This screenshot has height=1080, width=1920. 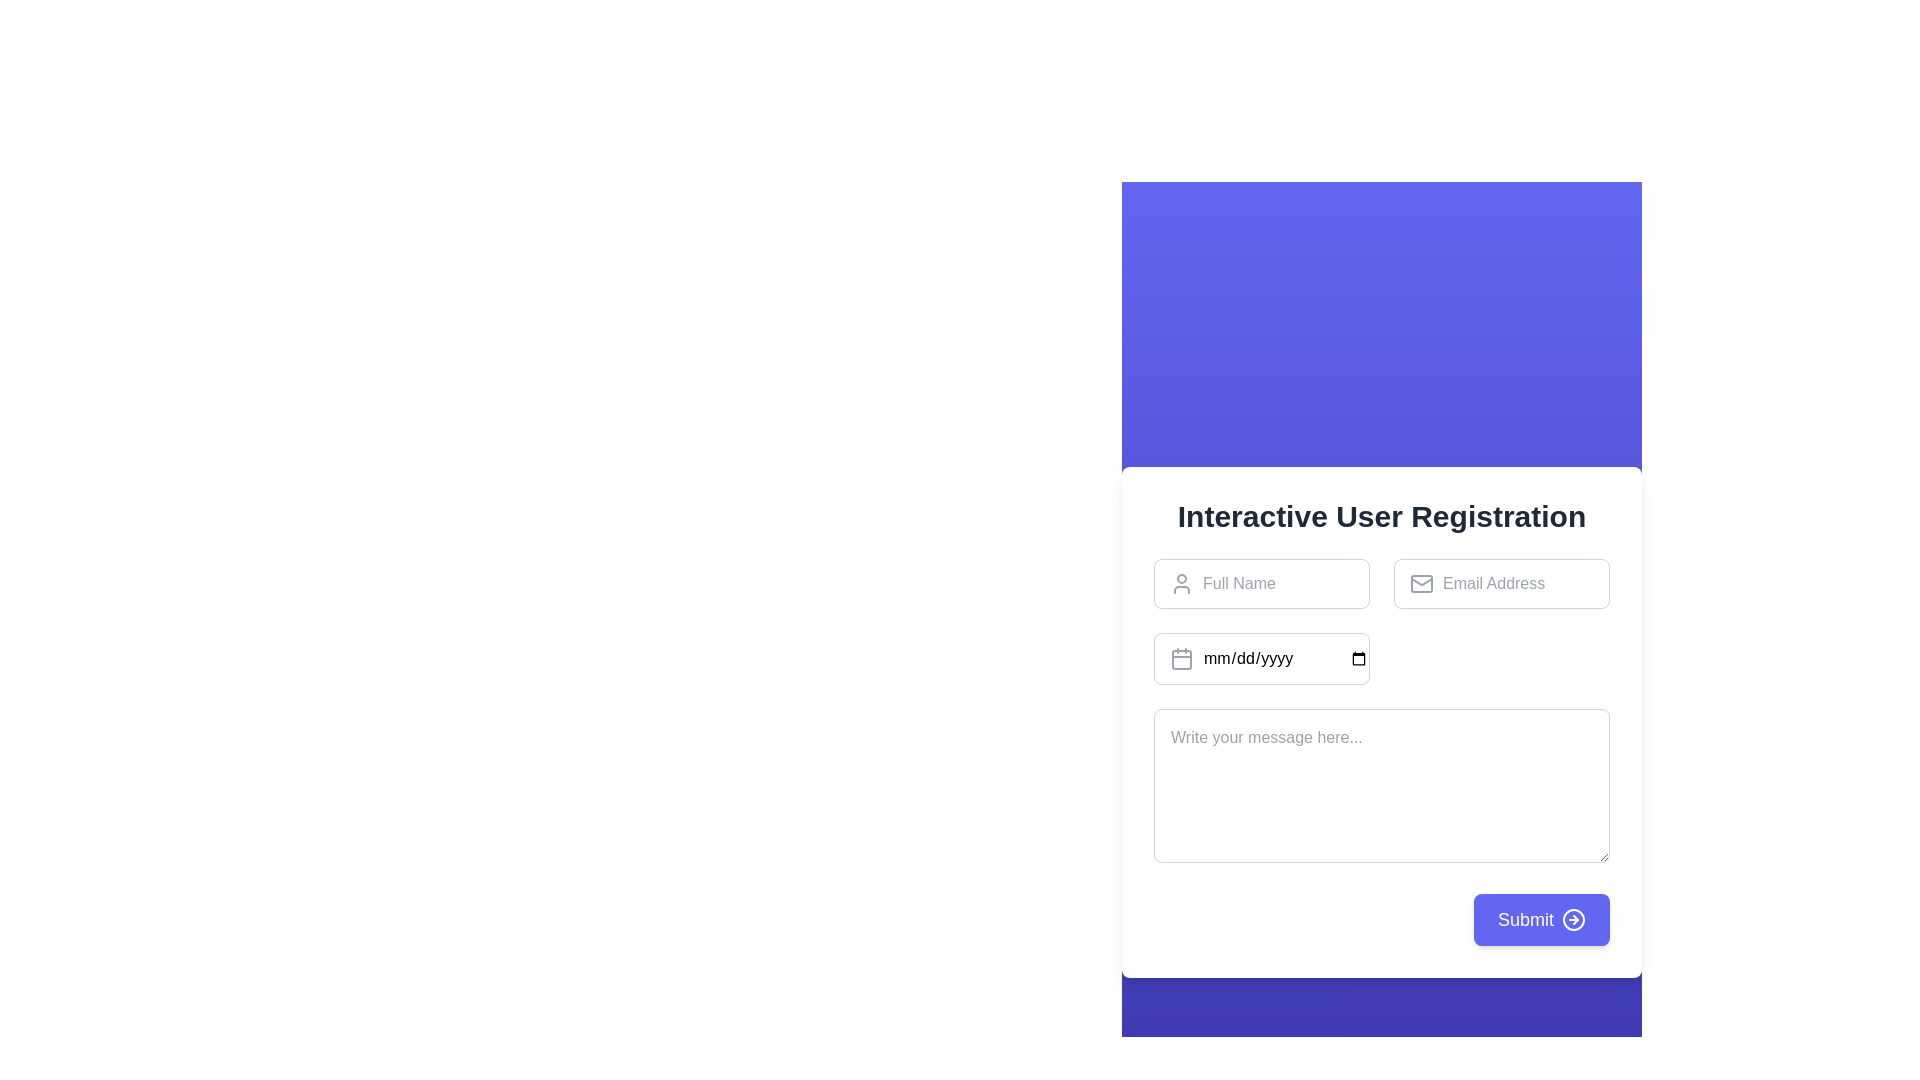 What do you see at coordinates (1573, 918) in the screenshot?
I see `the decorative visual indicator icon located to the right of the 'Submit' text on the button in the bottom-right corner of the form` at bounding box center [1573, 918].